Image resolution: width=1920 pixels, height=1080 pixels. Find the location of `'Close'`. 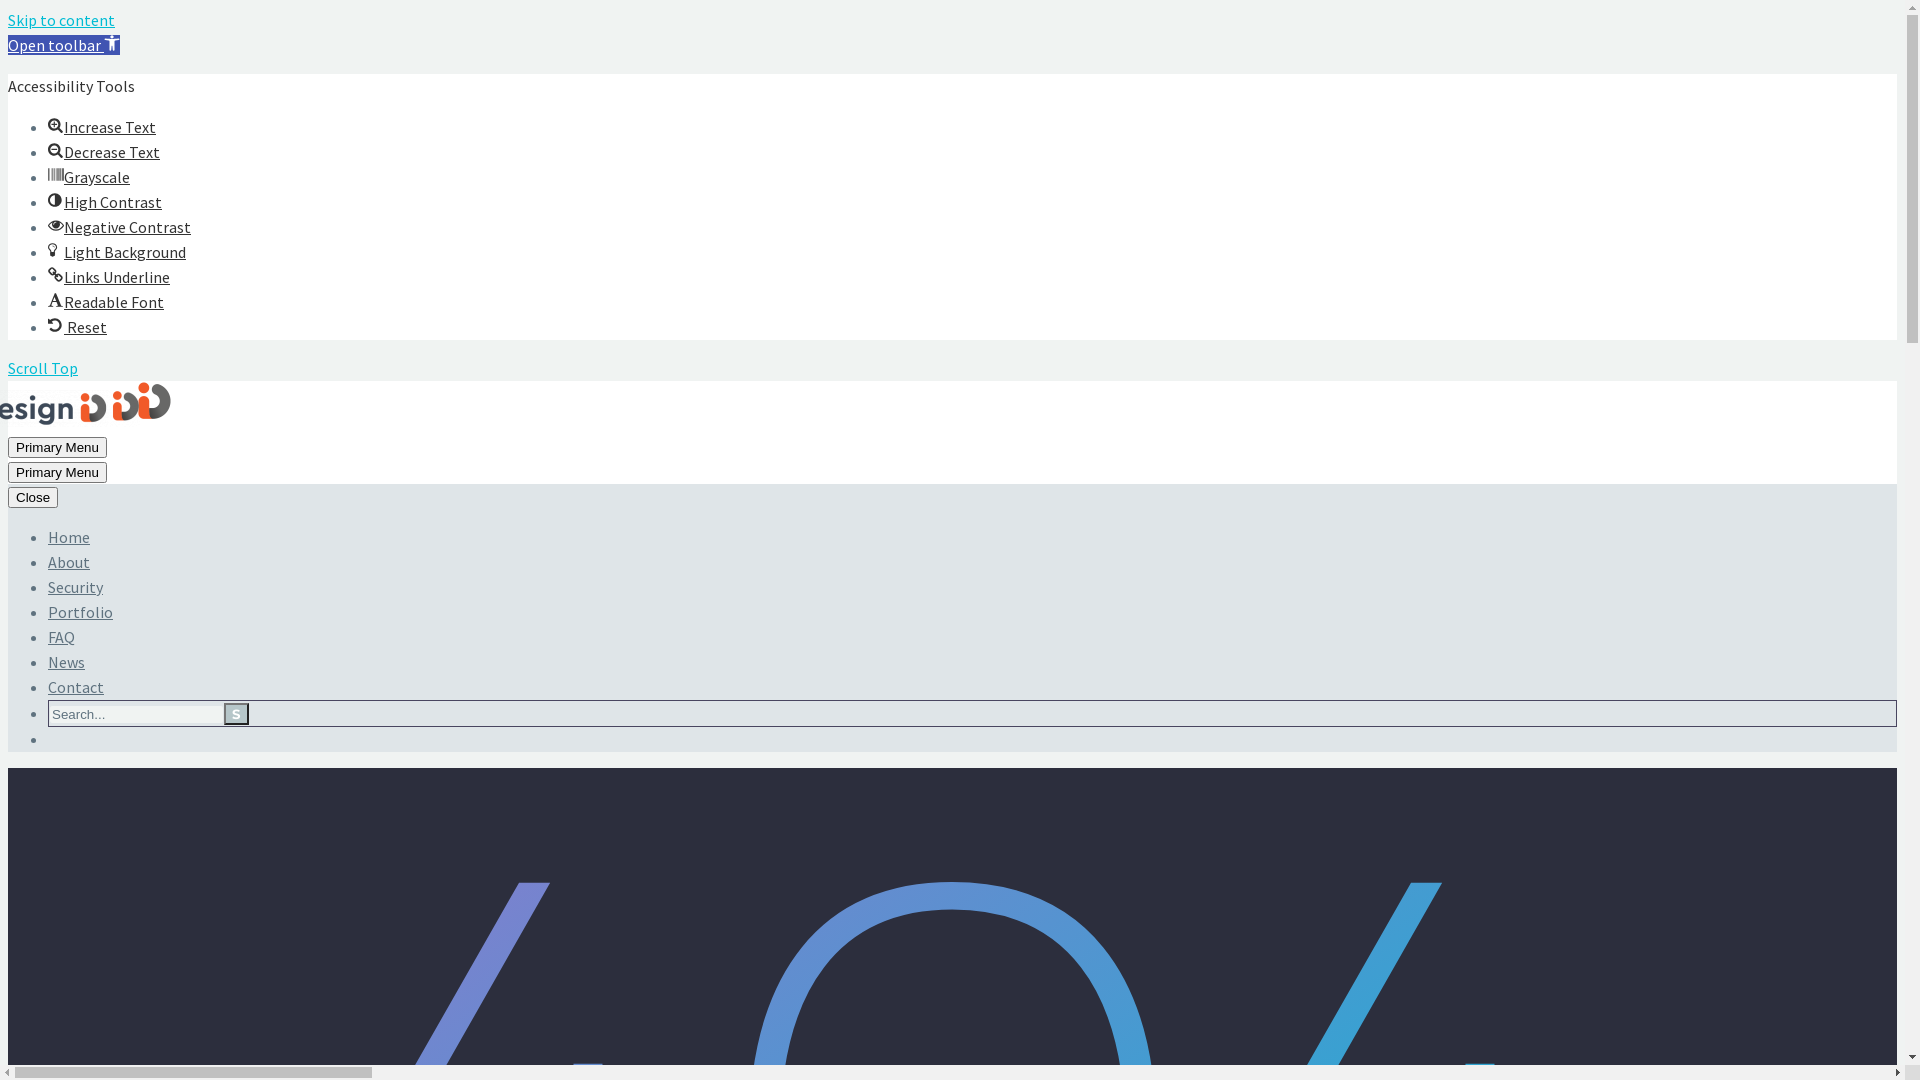

'Close' is located at coordinates (8, 496).